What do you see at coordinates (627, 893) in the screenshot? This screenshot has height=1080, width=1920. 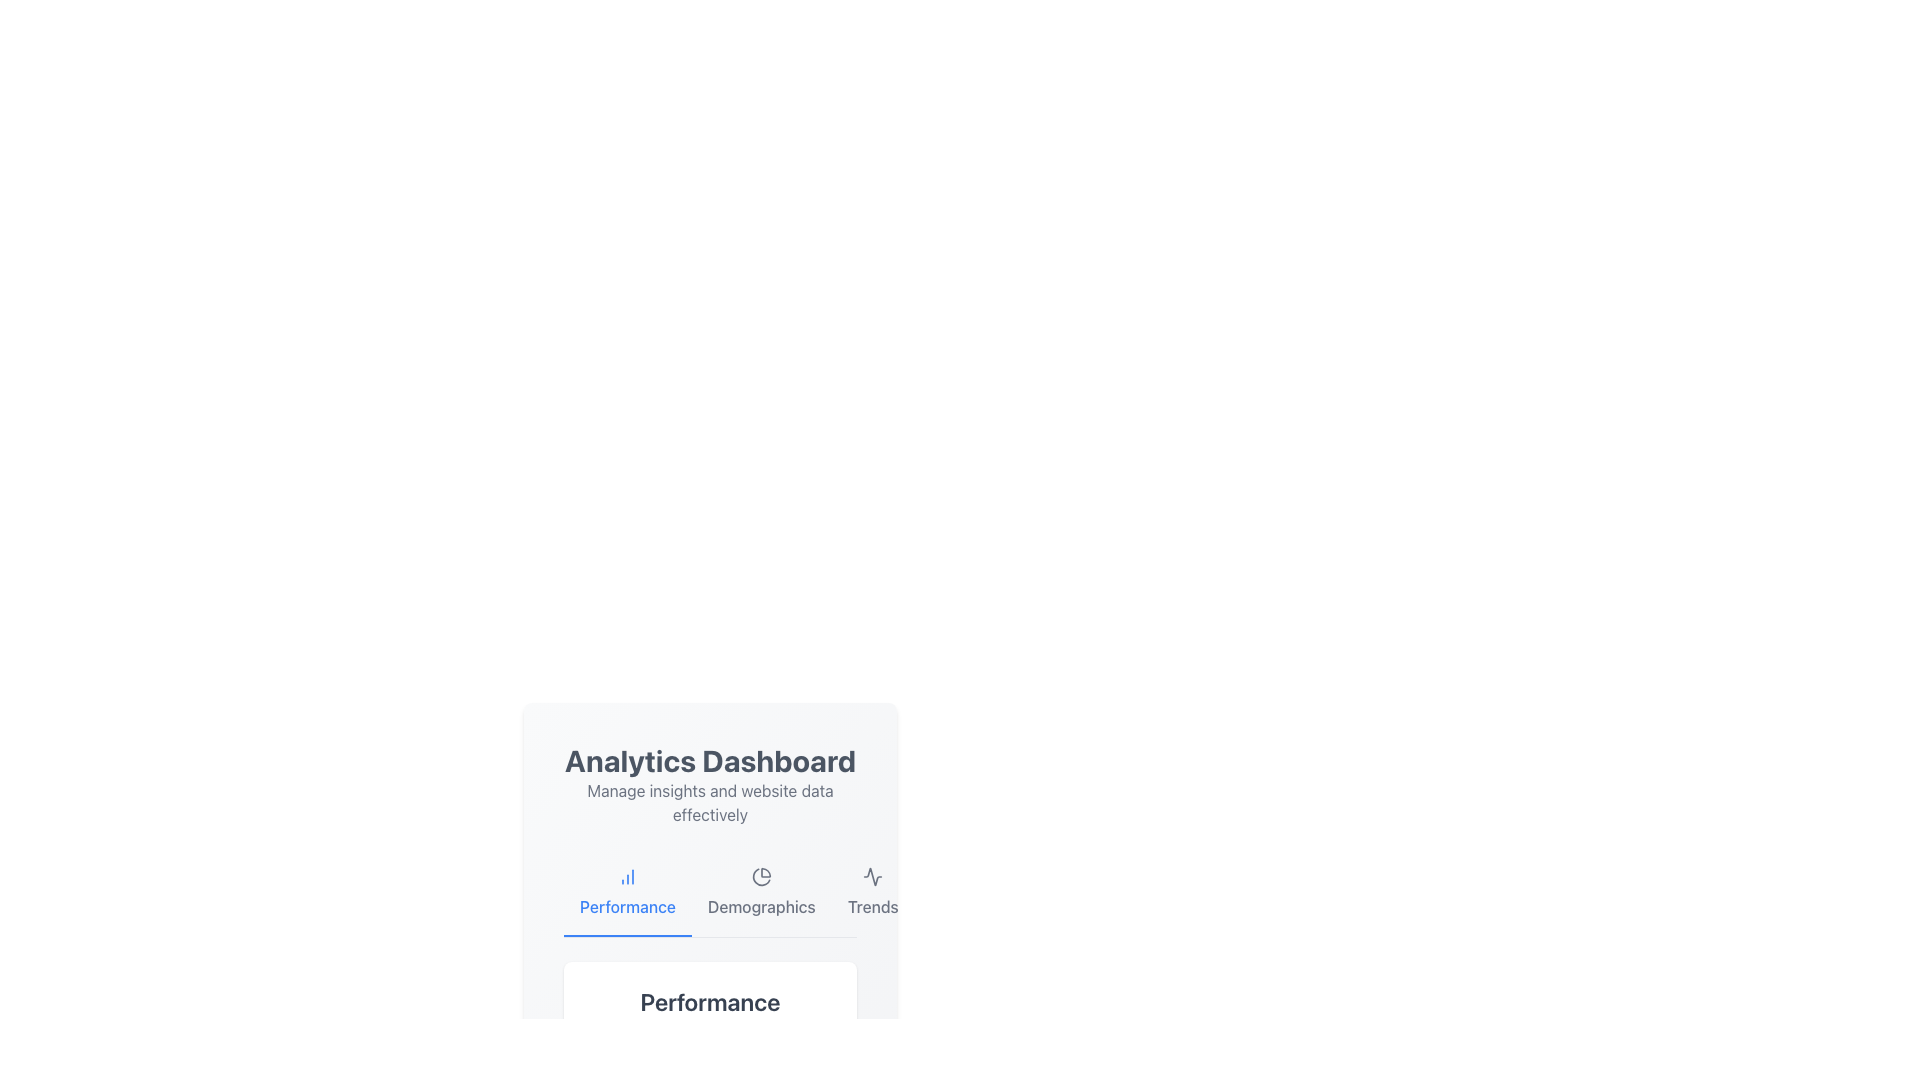 I see `the first tab navigation item in the dashboard interface` at bounding box center [627, 893].